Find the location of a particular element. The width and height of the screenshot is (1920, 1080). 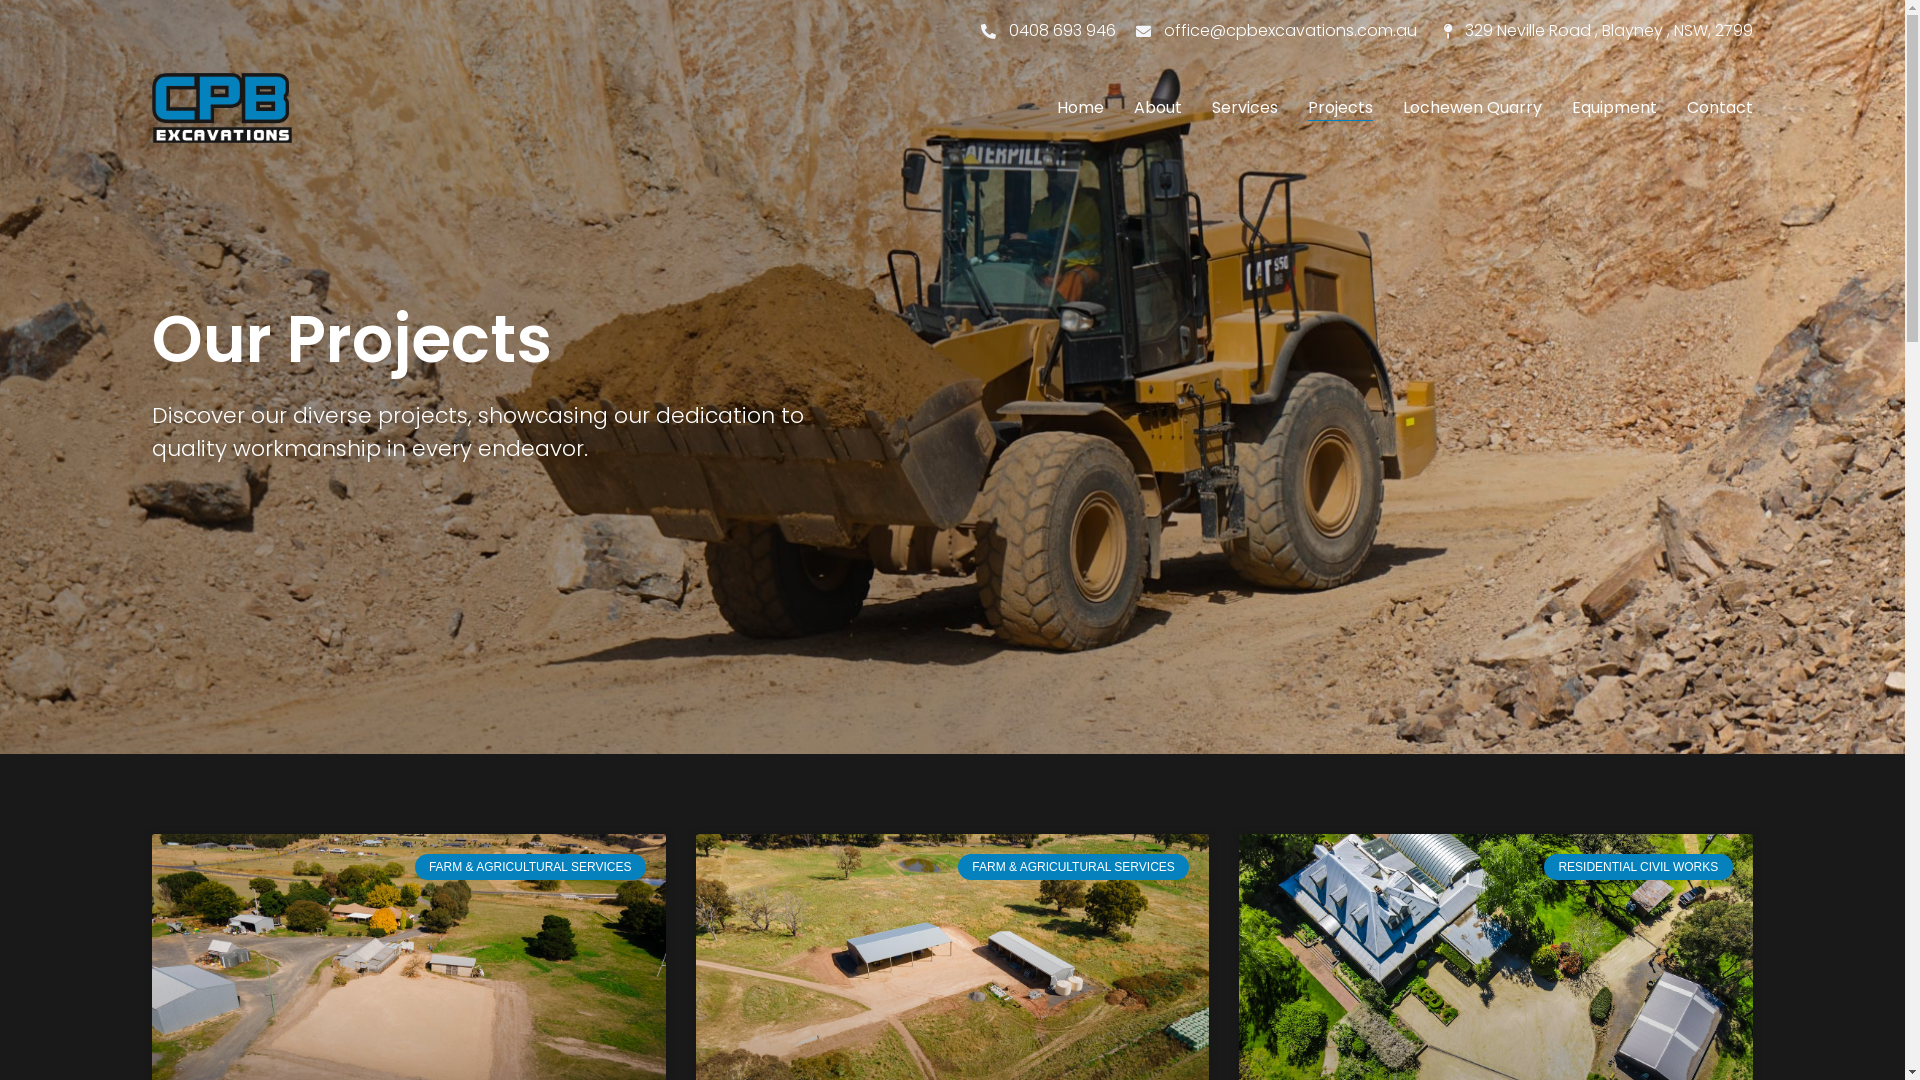

'Projects' is located at coordinates (1340, 108).